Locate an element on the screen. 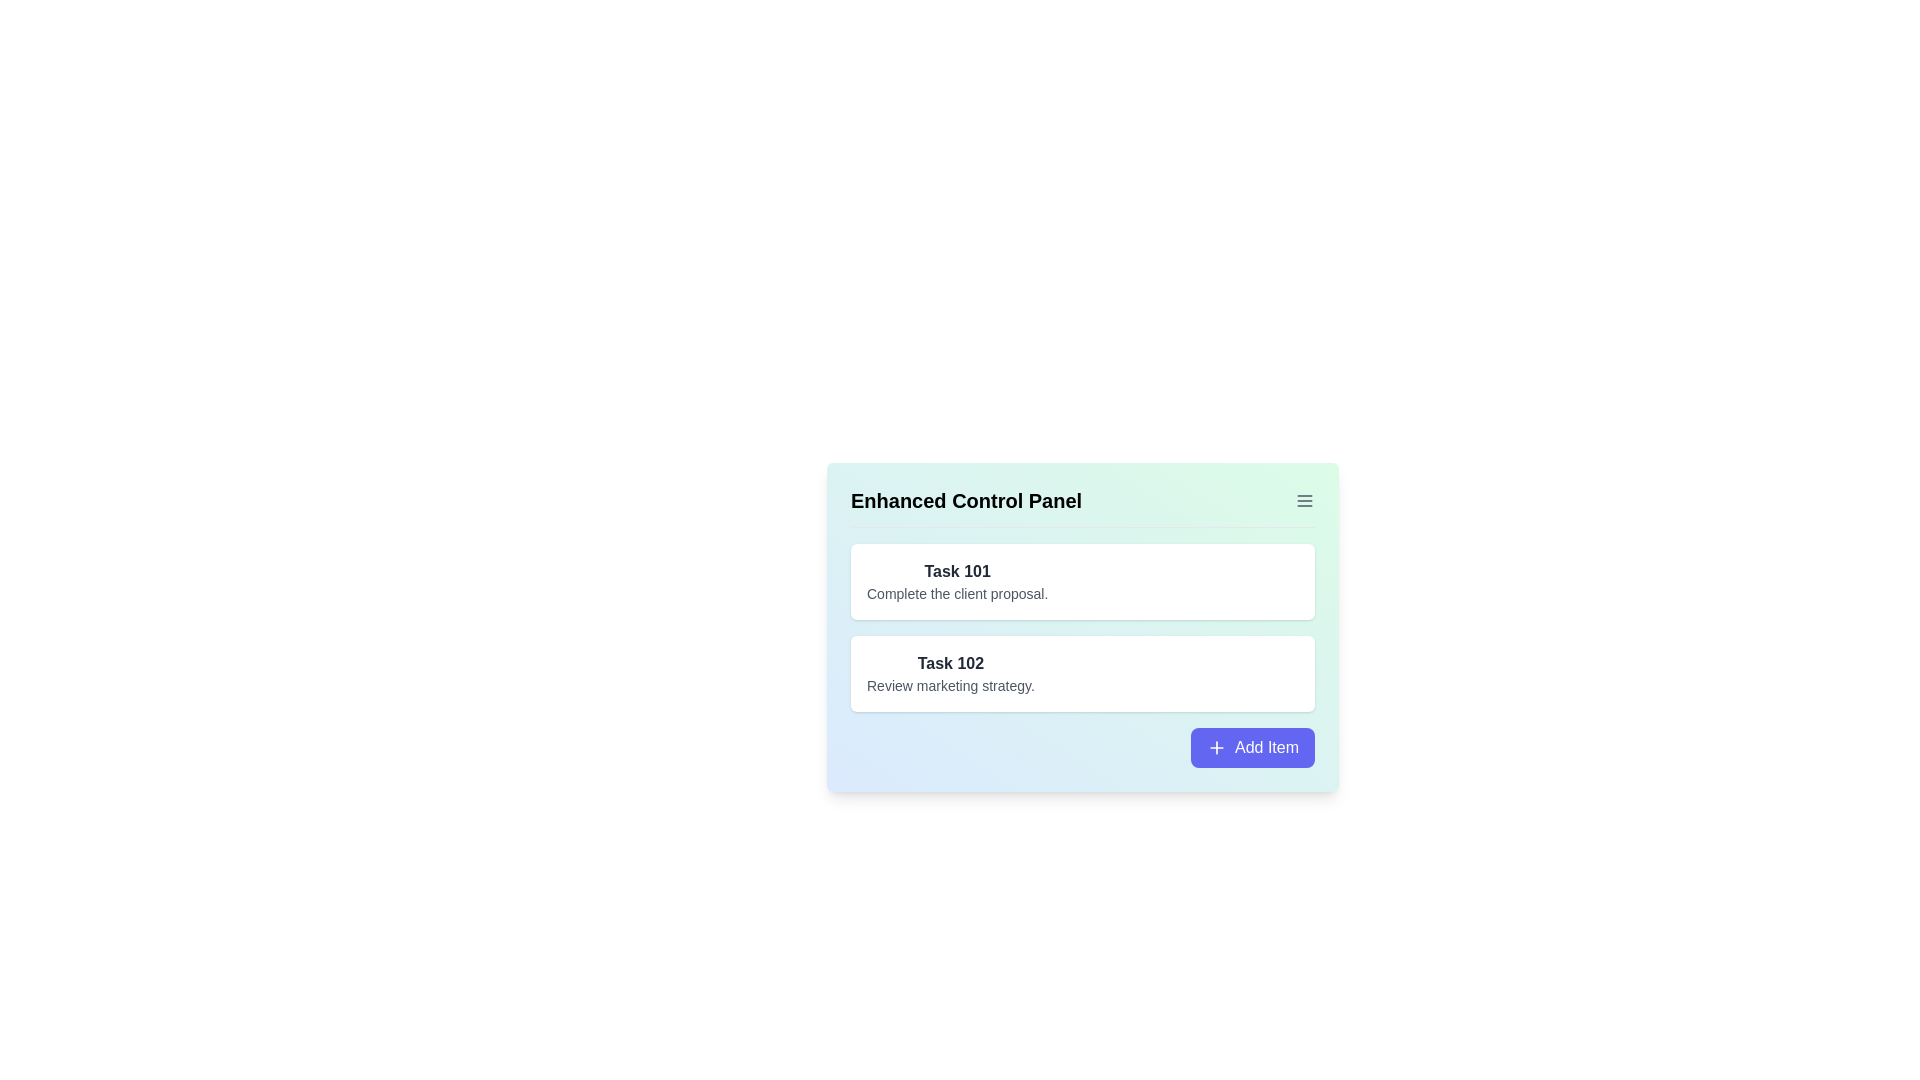 The image size is (1920, 1080). the plus icon located to the left of the text 'Add Item' within the button at the bottom-right corner of the card interface is located at coordinates (1215, 748).